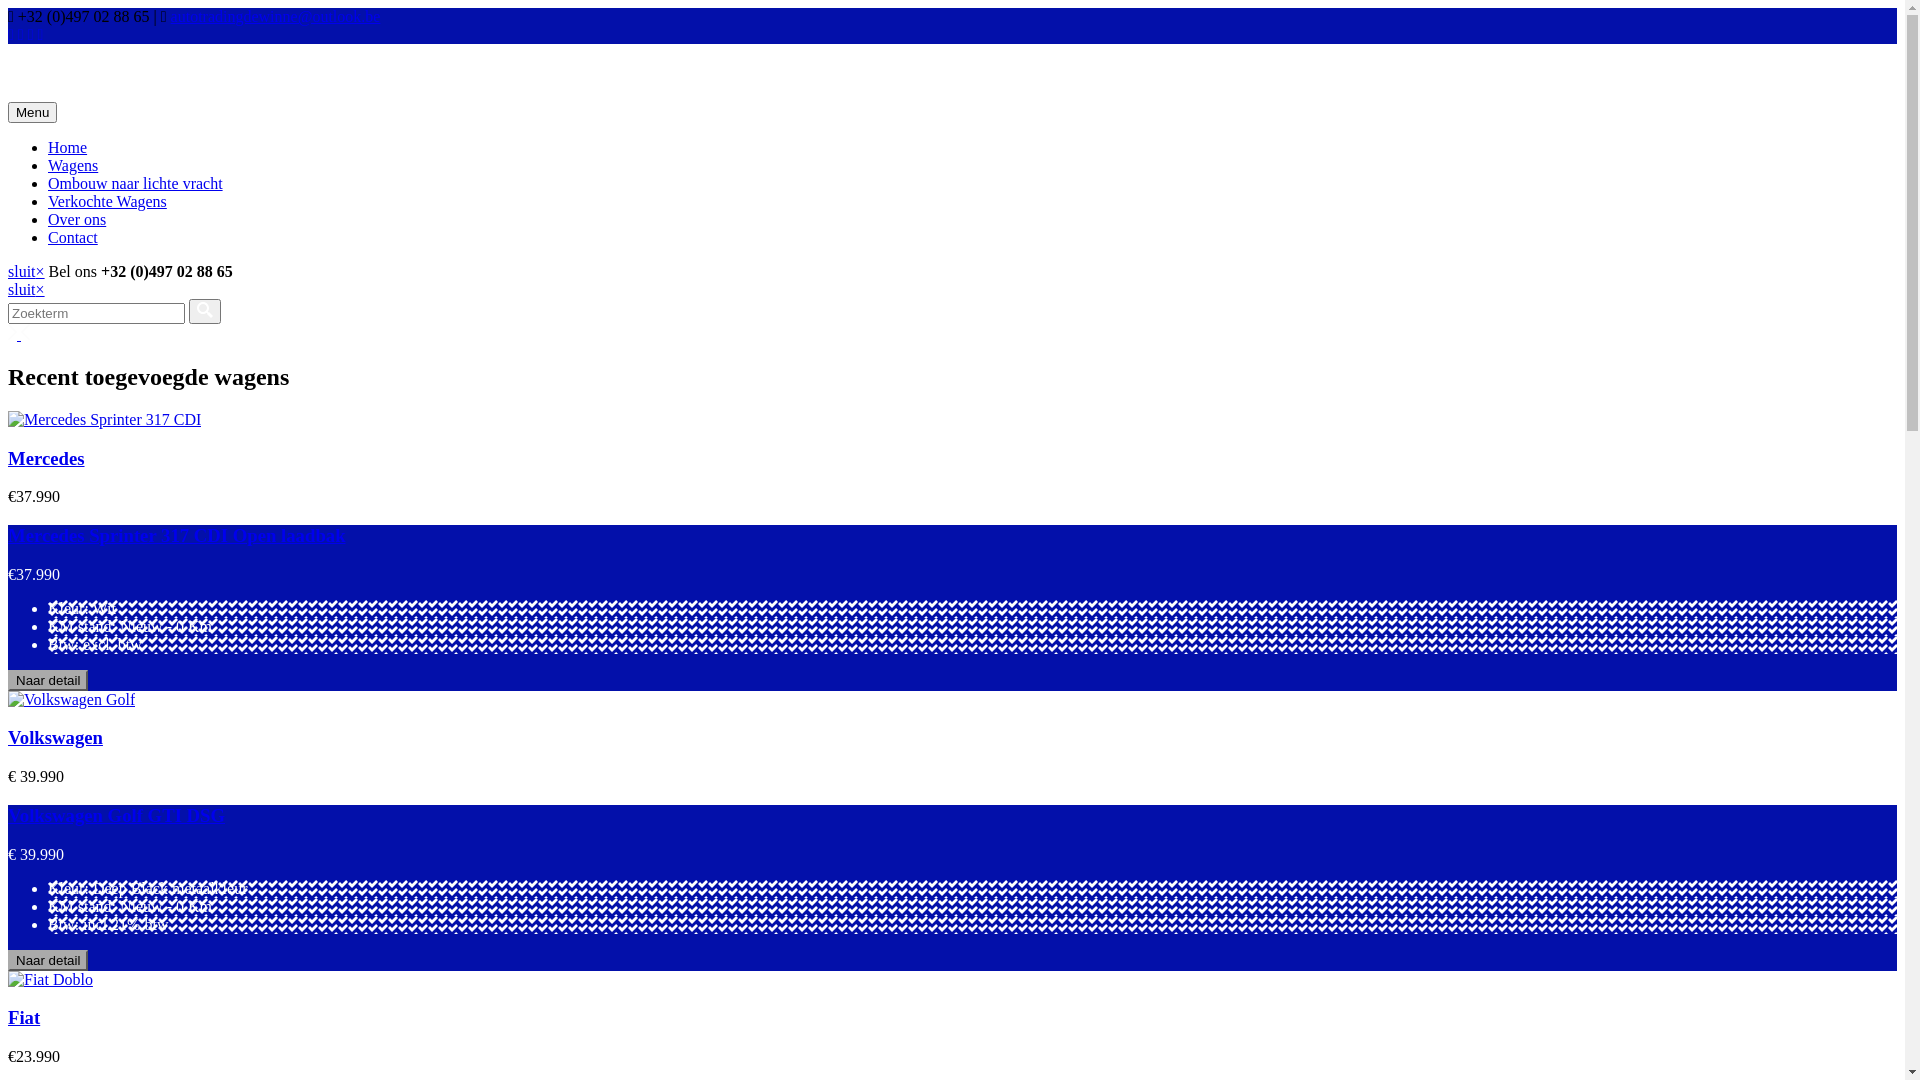  What do you see at coordinates (115, 815) in the screenshot?
I see `'Volkswagen Golf GTI DSG'` at bounding box center [115, 815].